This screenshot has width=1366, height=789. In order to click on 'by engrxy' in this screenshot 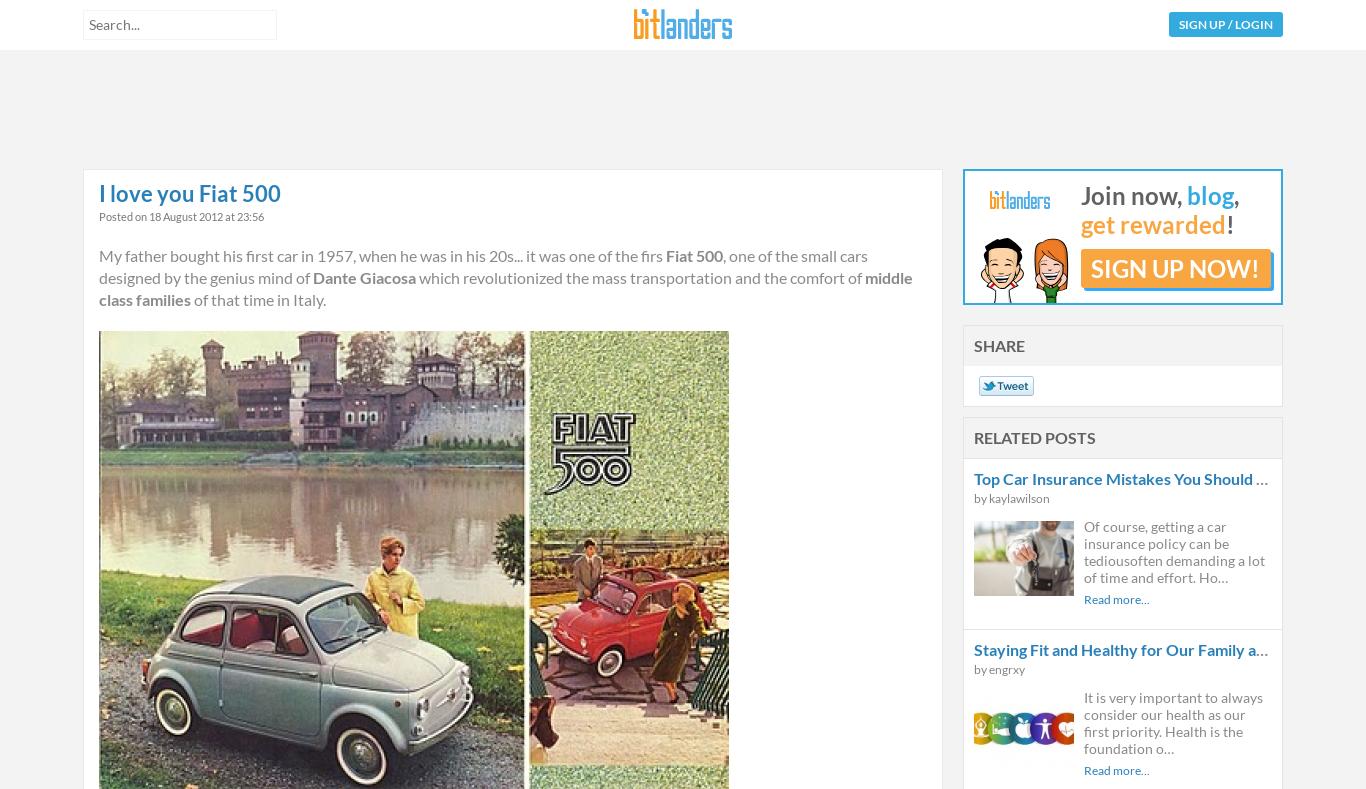, I will do `click(999, 668)`.